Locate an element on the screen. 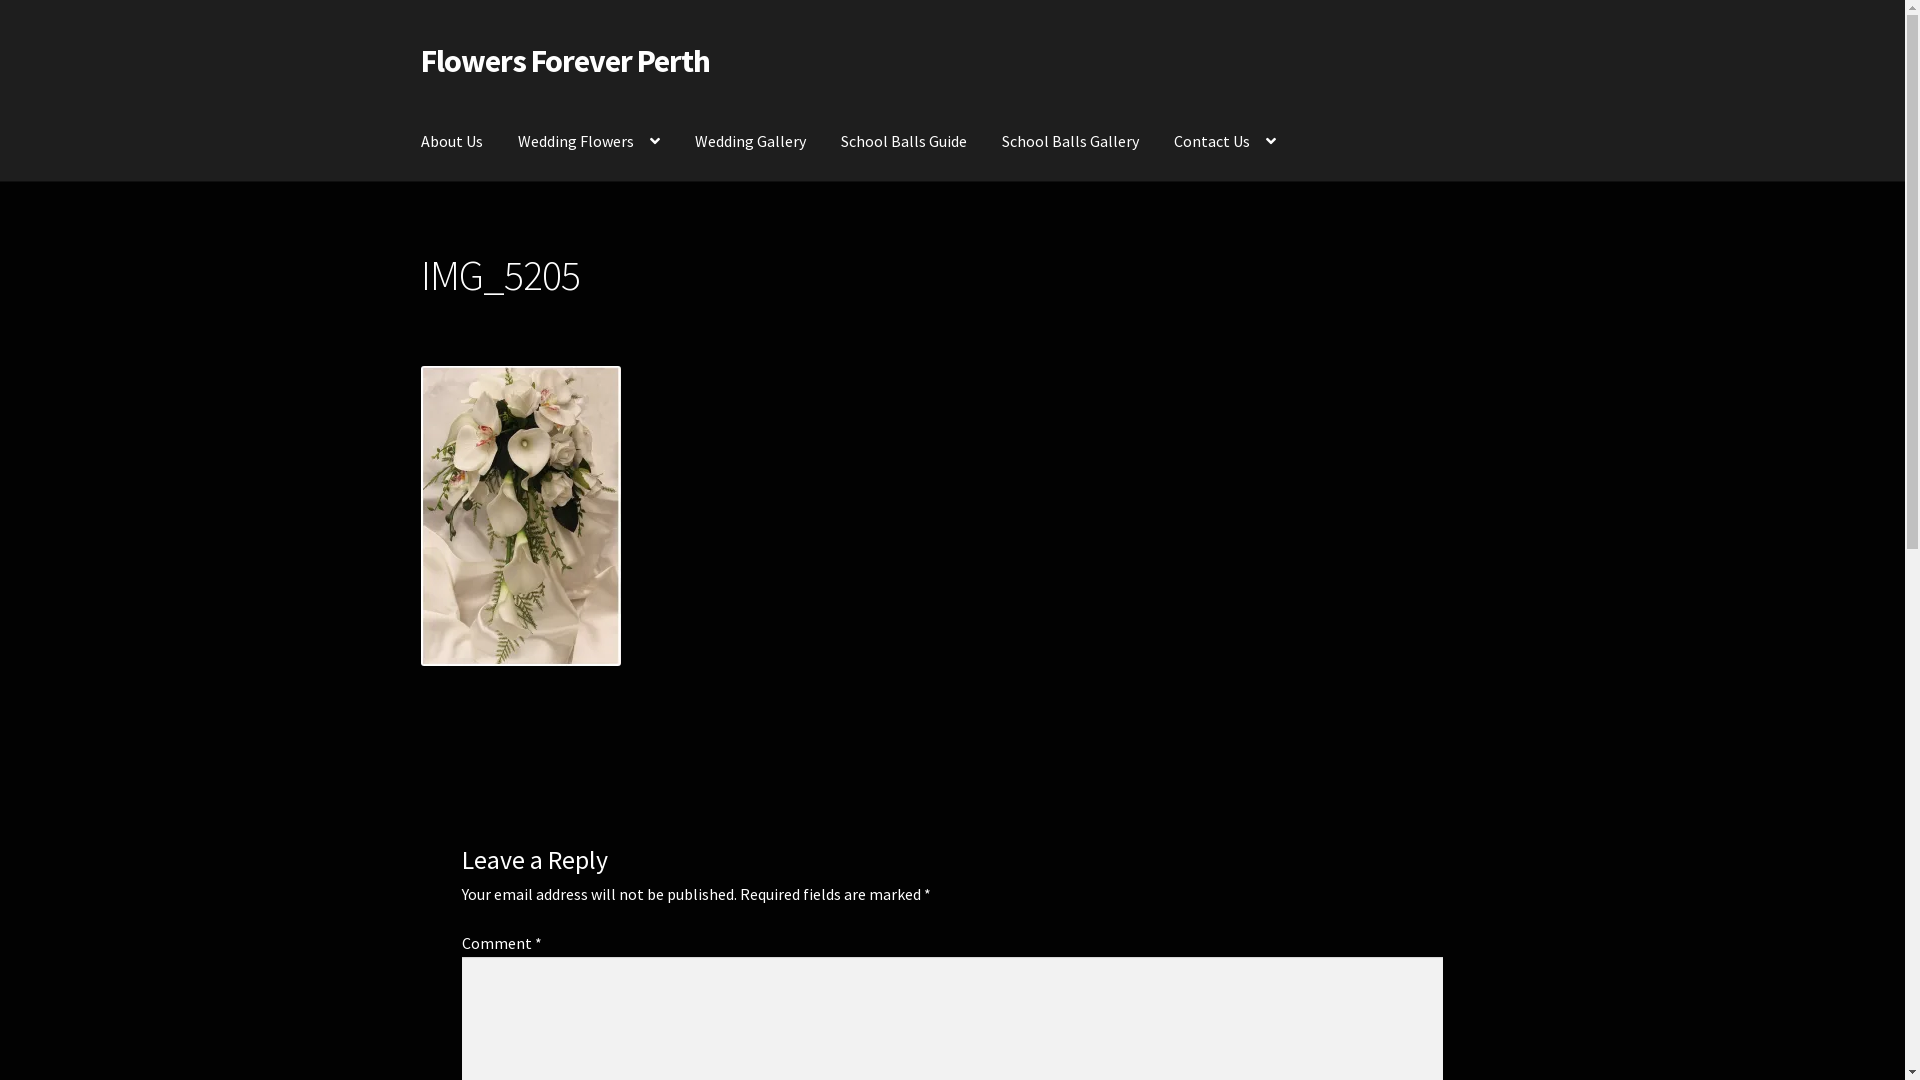 The width and height of the screenshot is (1920, 1080). 'About Us' is located at coordinates (450, 141).